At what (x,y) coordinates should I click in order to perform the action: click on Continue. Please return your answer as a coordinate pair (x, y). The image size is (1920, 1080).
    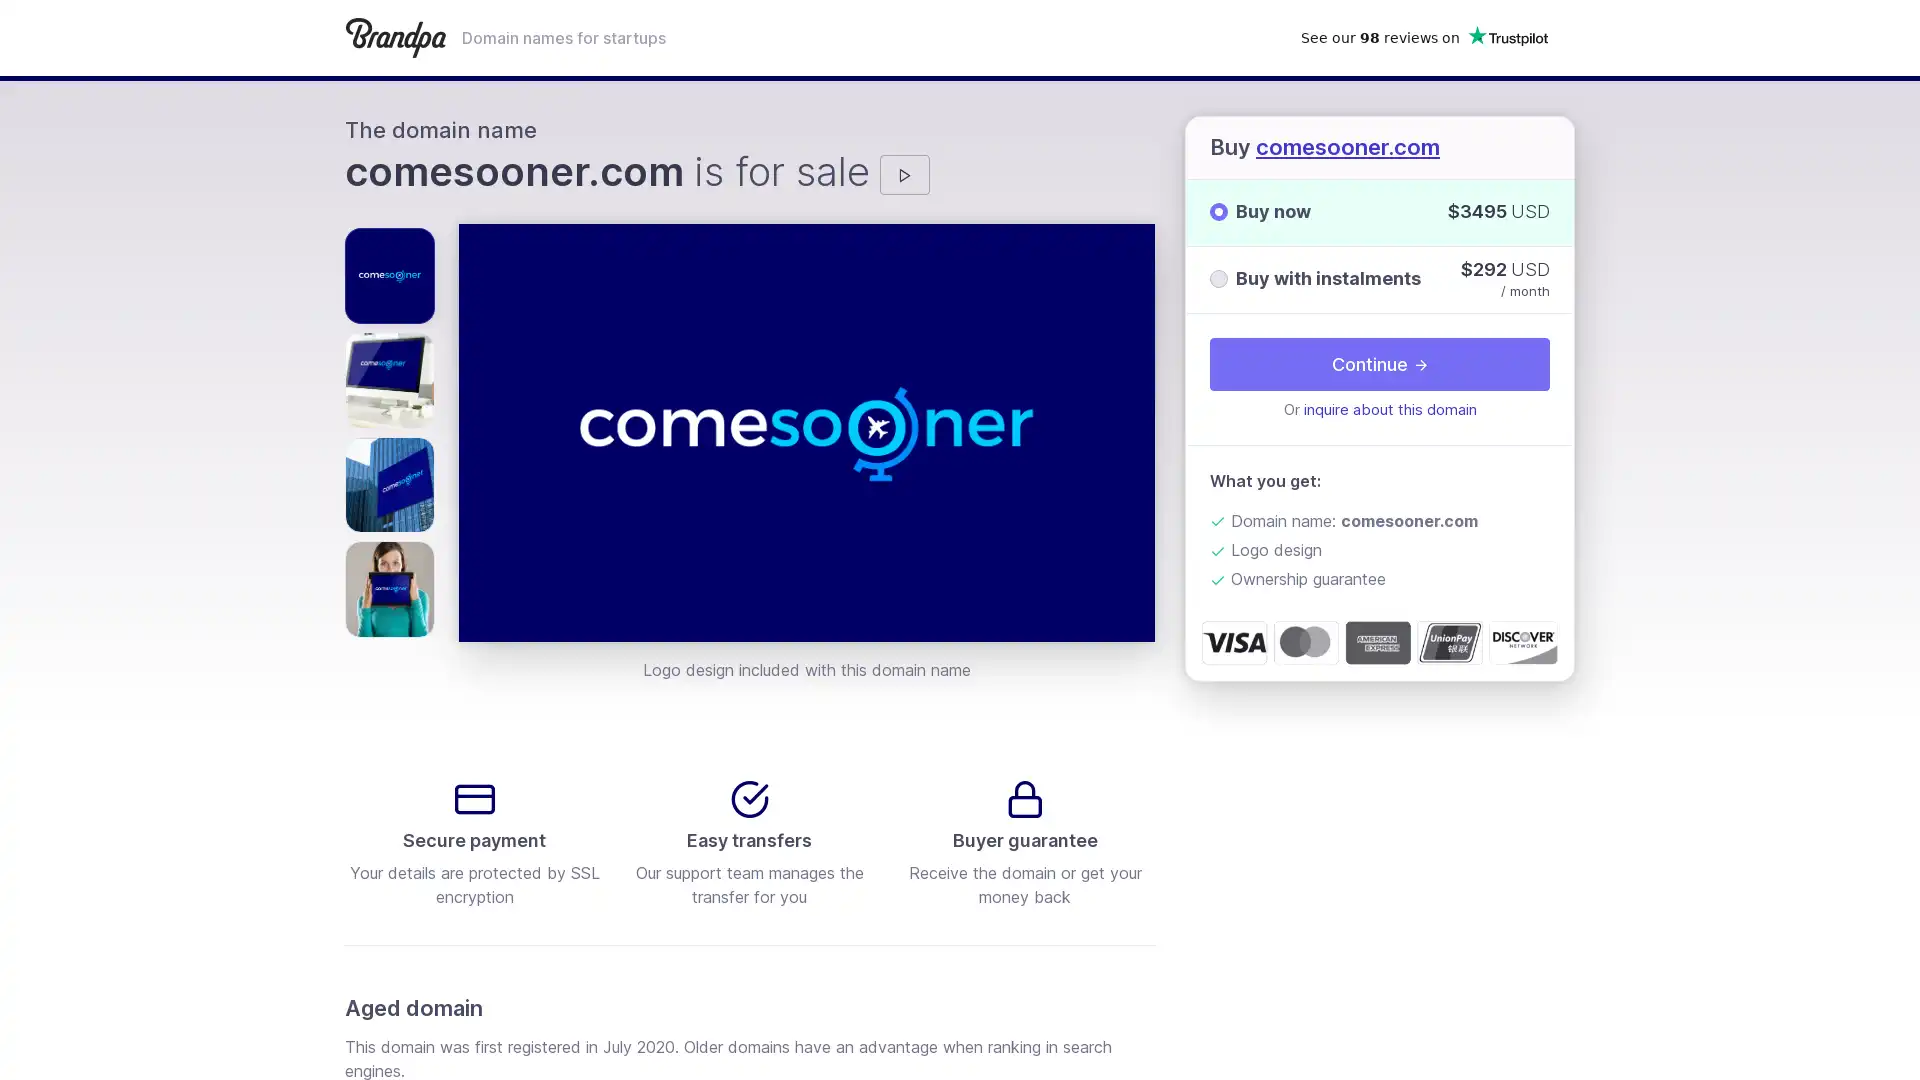
    Looking at the image, I should click on (1379, 363).